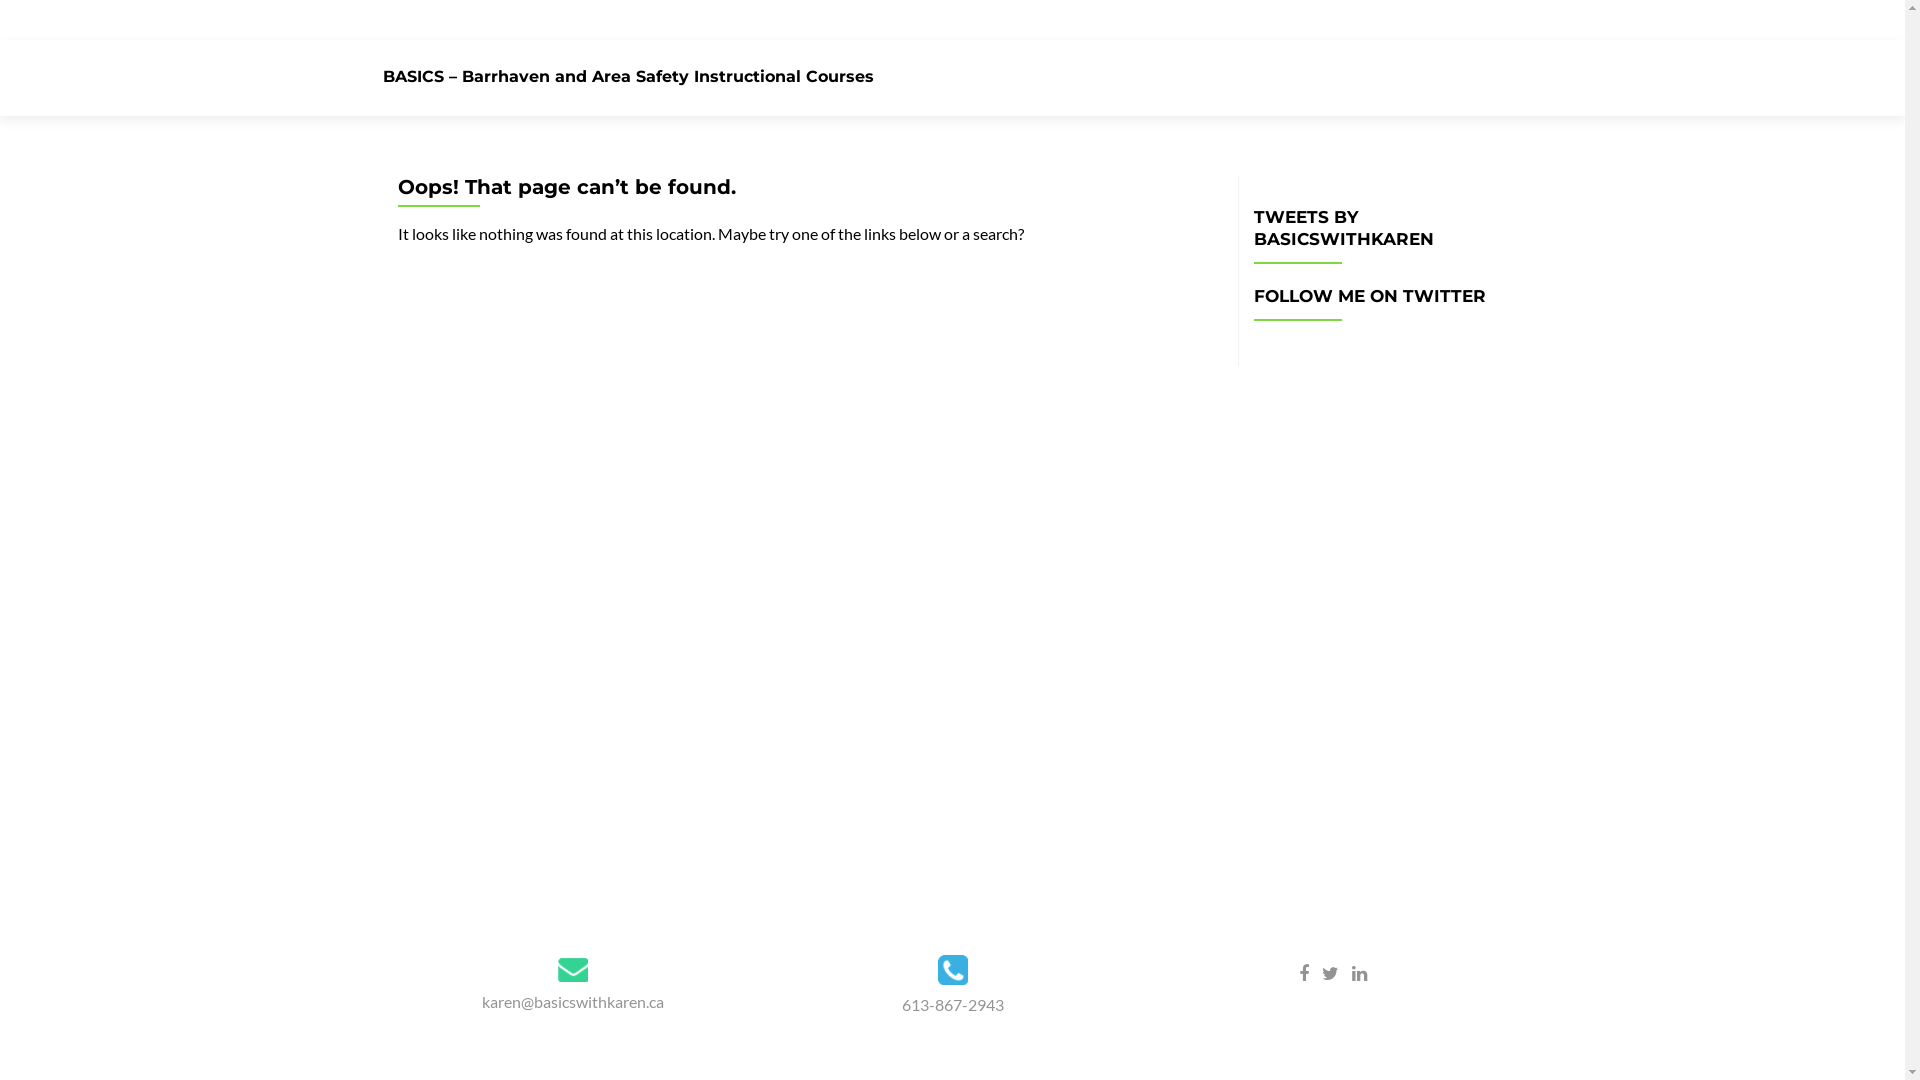 The image size is (1920, 1080). I want to click on 'Facebook link', so click(1297, 971).